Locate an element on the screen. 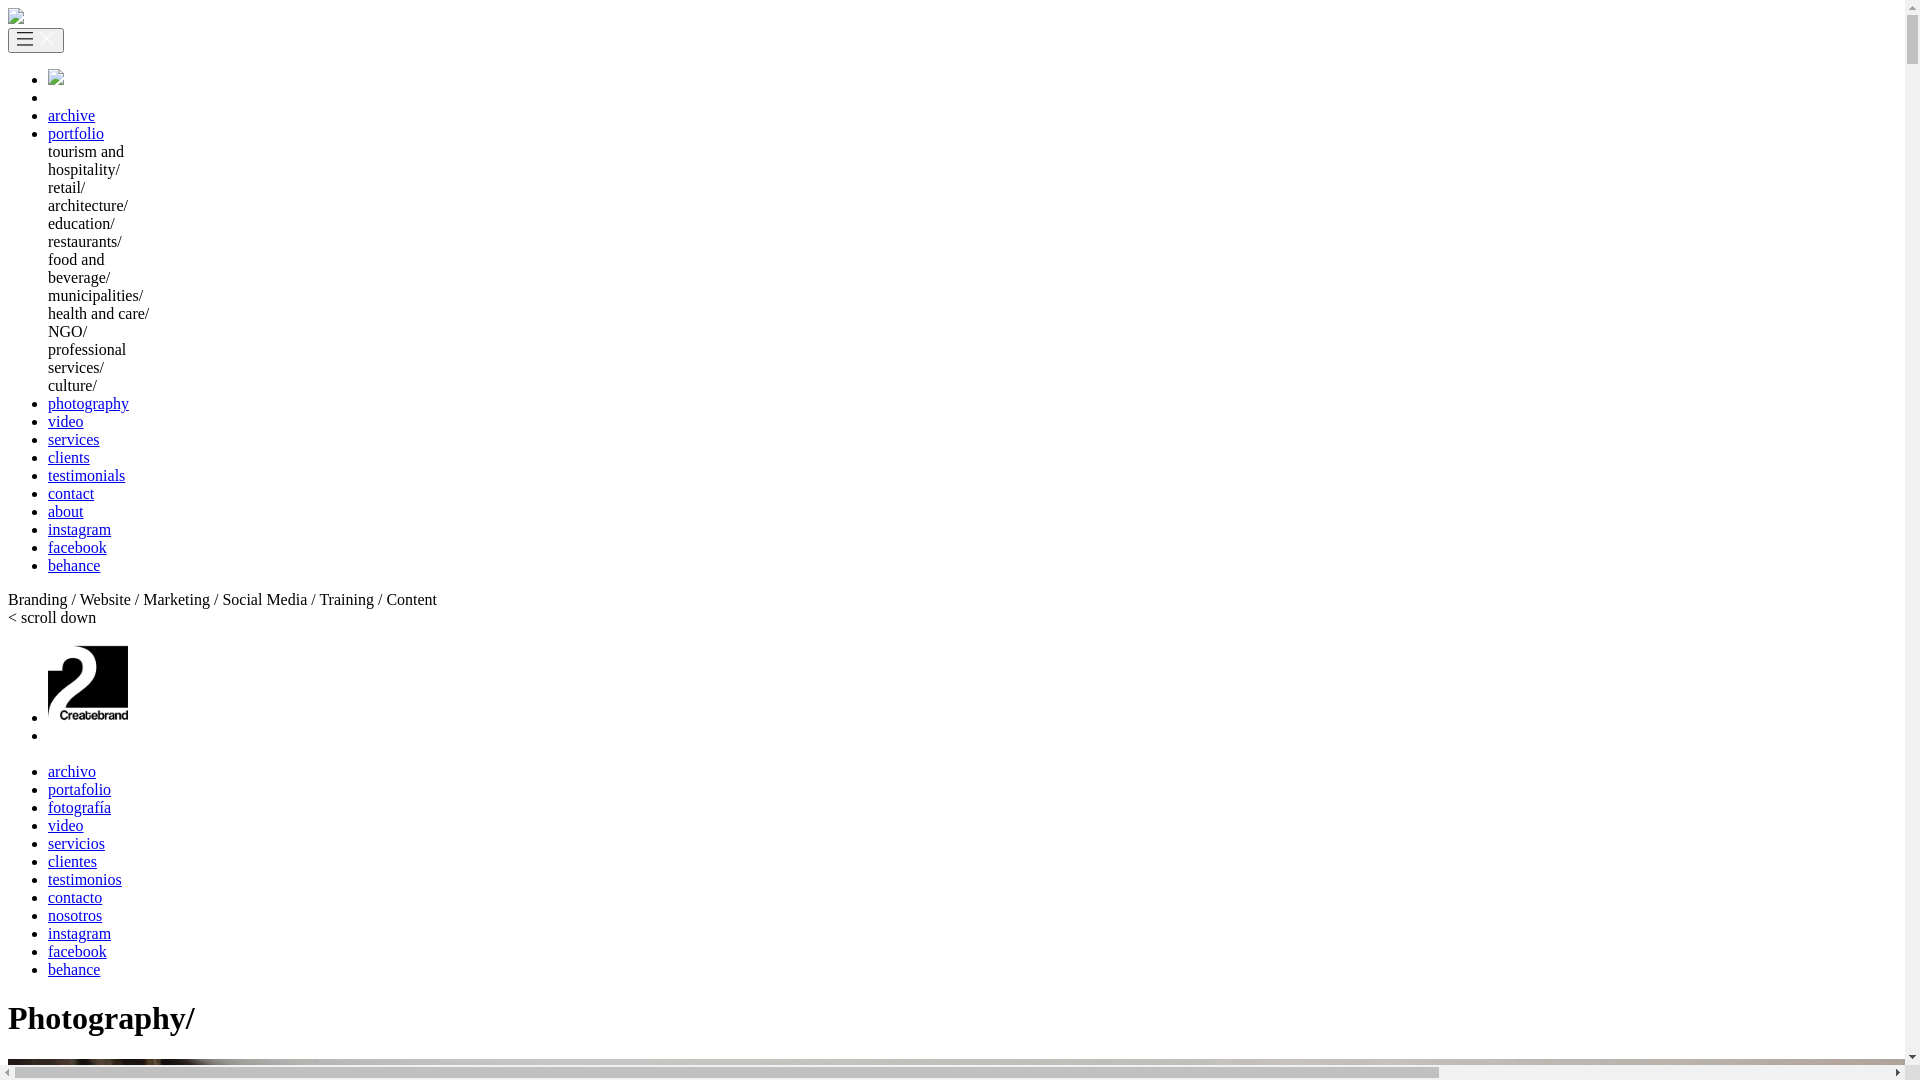 This screenshot has width=1920, height=1080. 'servicios' is located at coordinates (76, 843).